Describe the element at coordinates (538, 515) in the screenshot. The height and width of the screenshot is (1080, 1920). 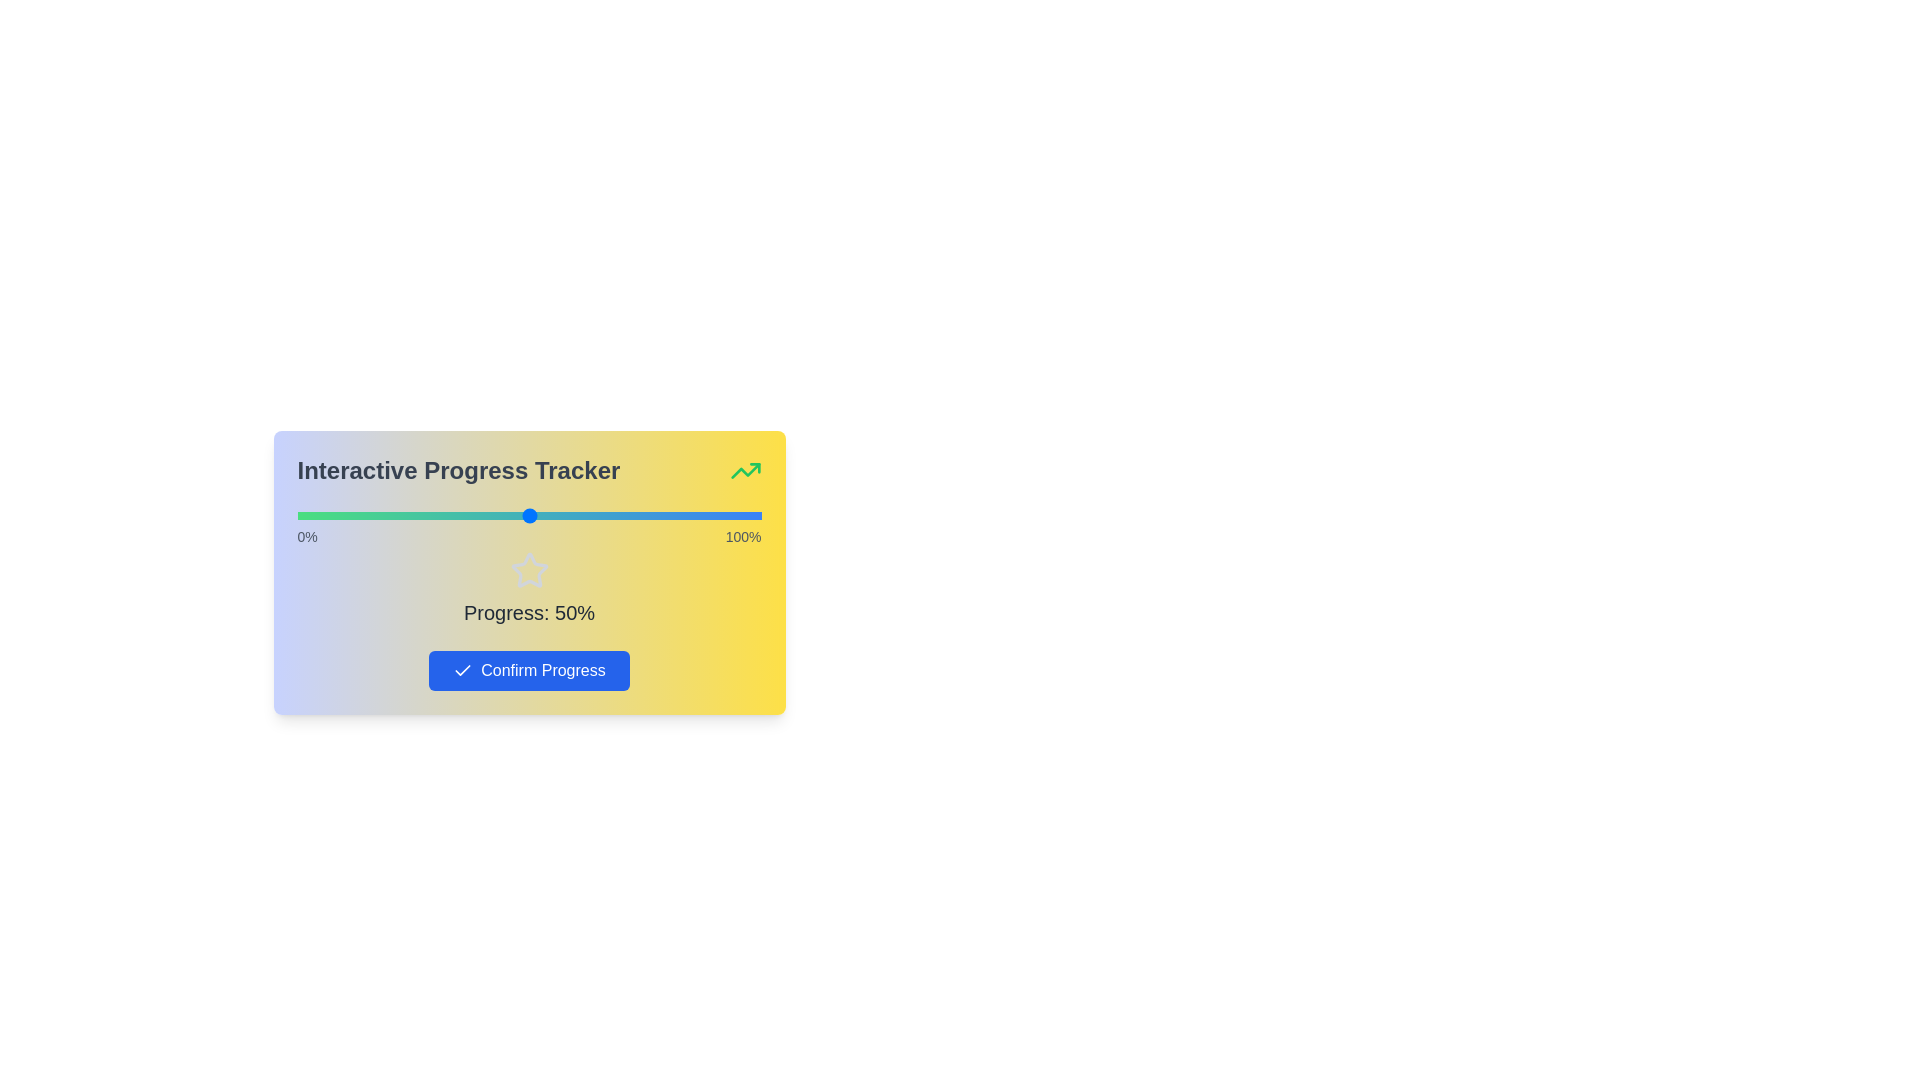
I see `the slider to set the progress percentage to 52` at that location.